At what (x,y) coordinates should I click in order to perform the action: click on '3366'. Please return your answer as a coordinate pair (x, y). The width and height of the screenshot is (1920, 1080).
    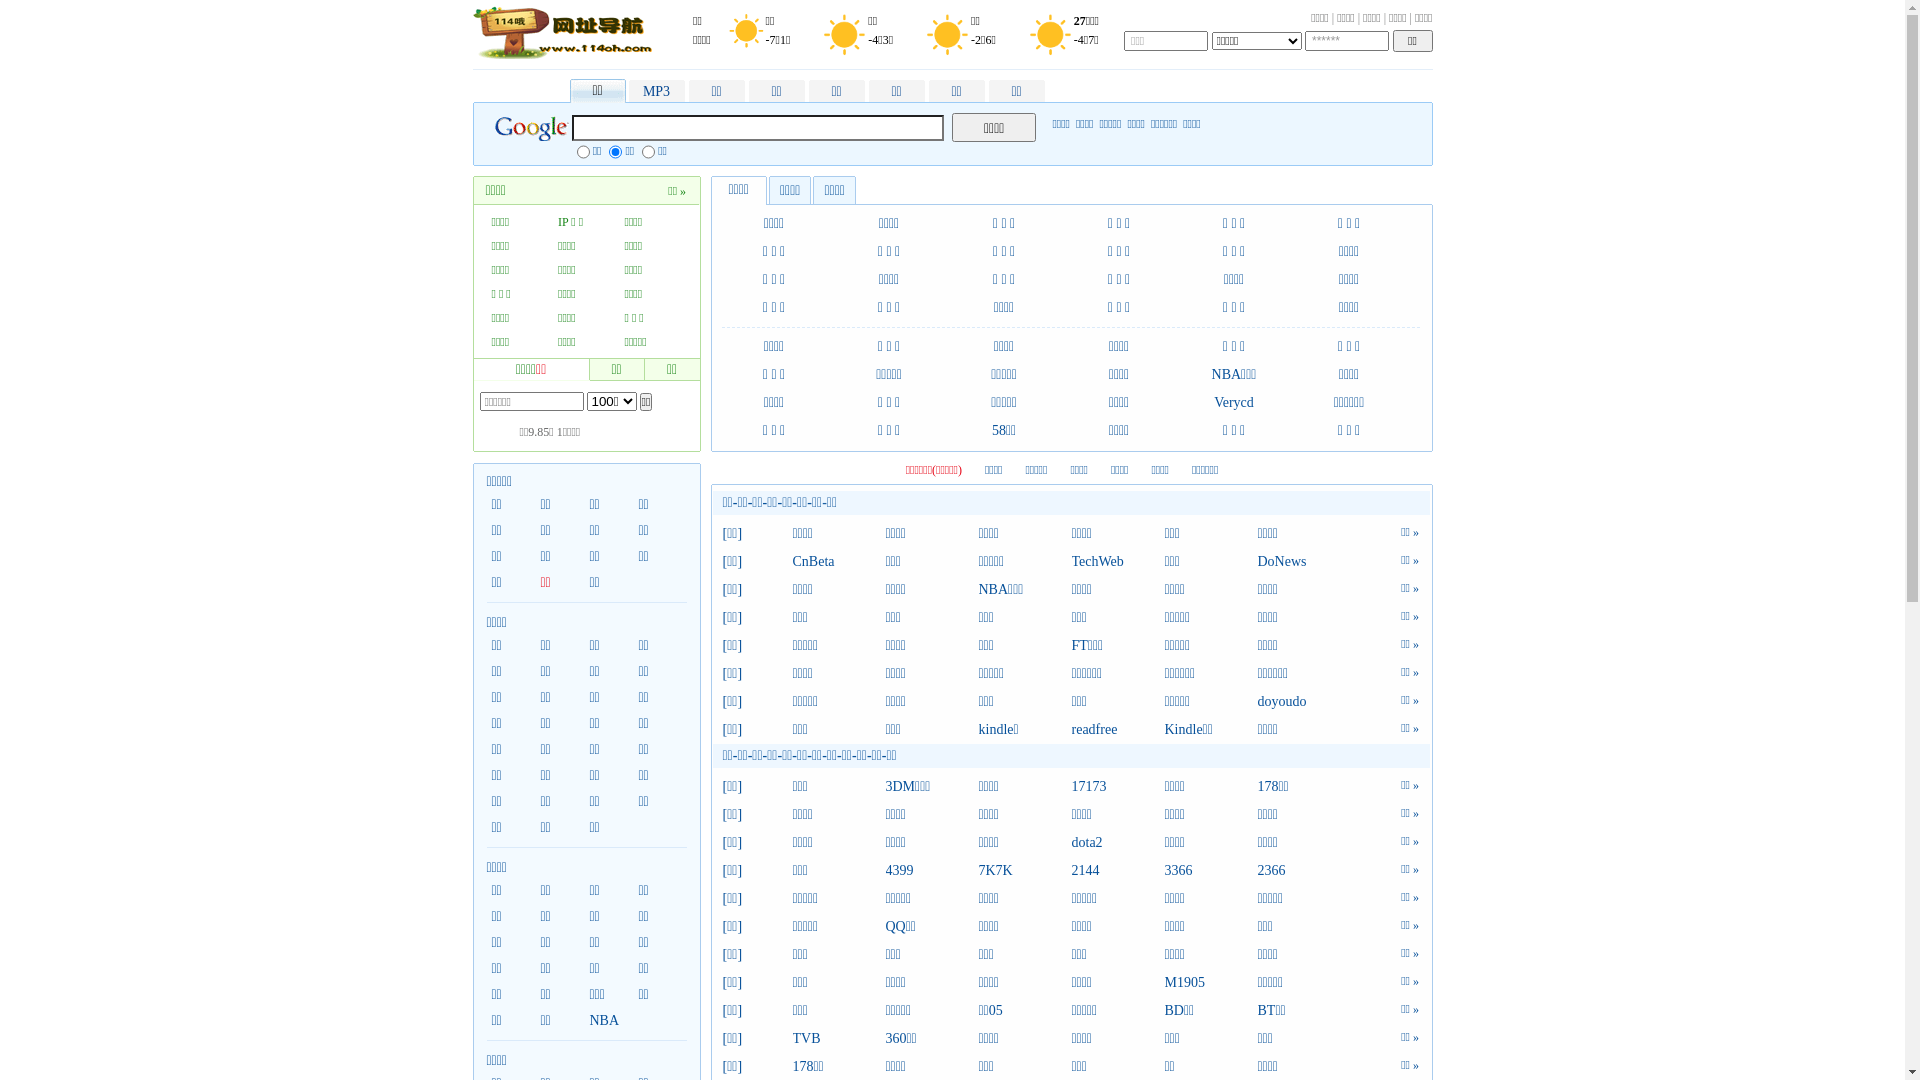
    Looking at the image, I should click on (1209, 870).